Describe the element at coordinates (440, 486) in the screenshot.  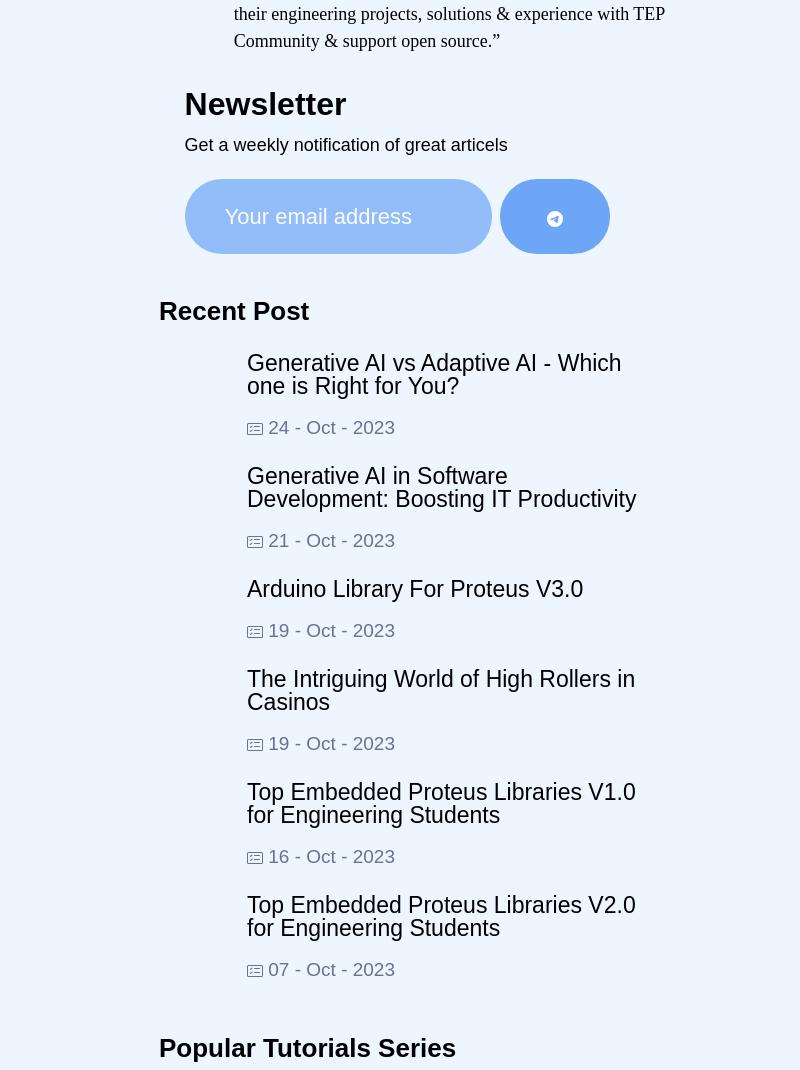
I see `'Generative AI in Software Development: Boosting IT Productivity'` at that location.